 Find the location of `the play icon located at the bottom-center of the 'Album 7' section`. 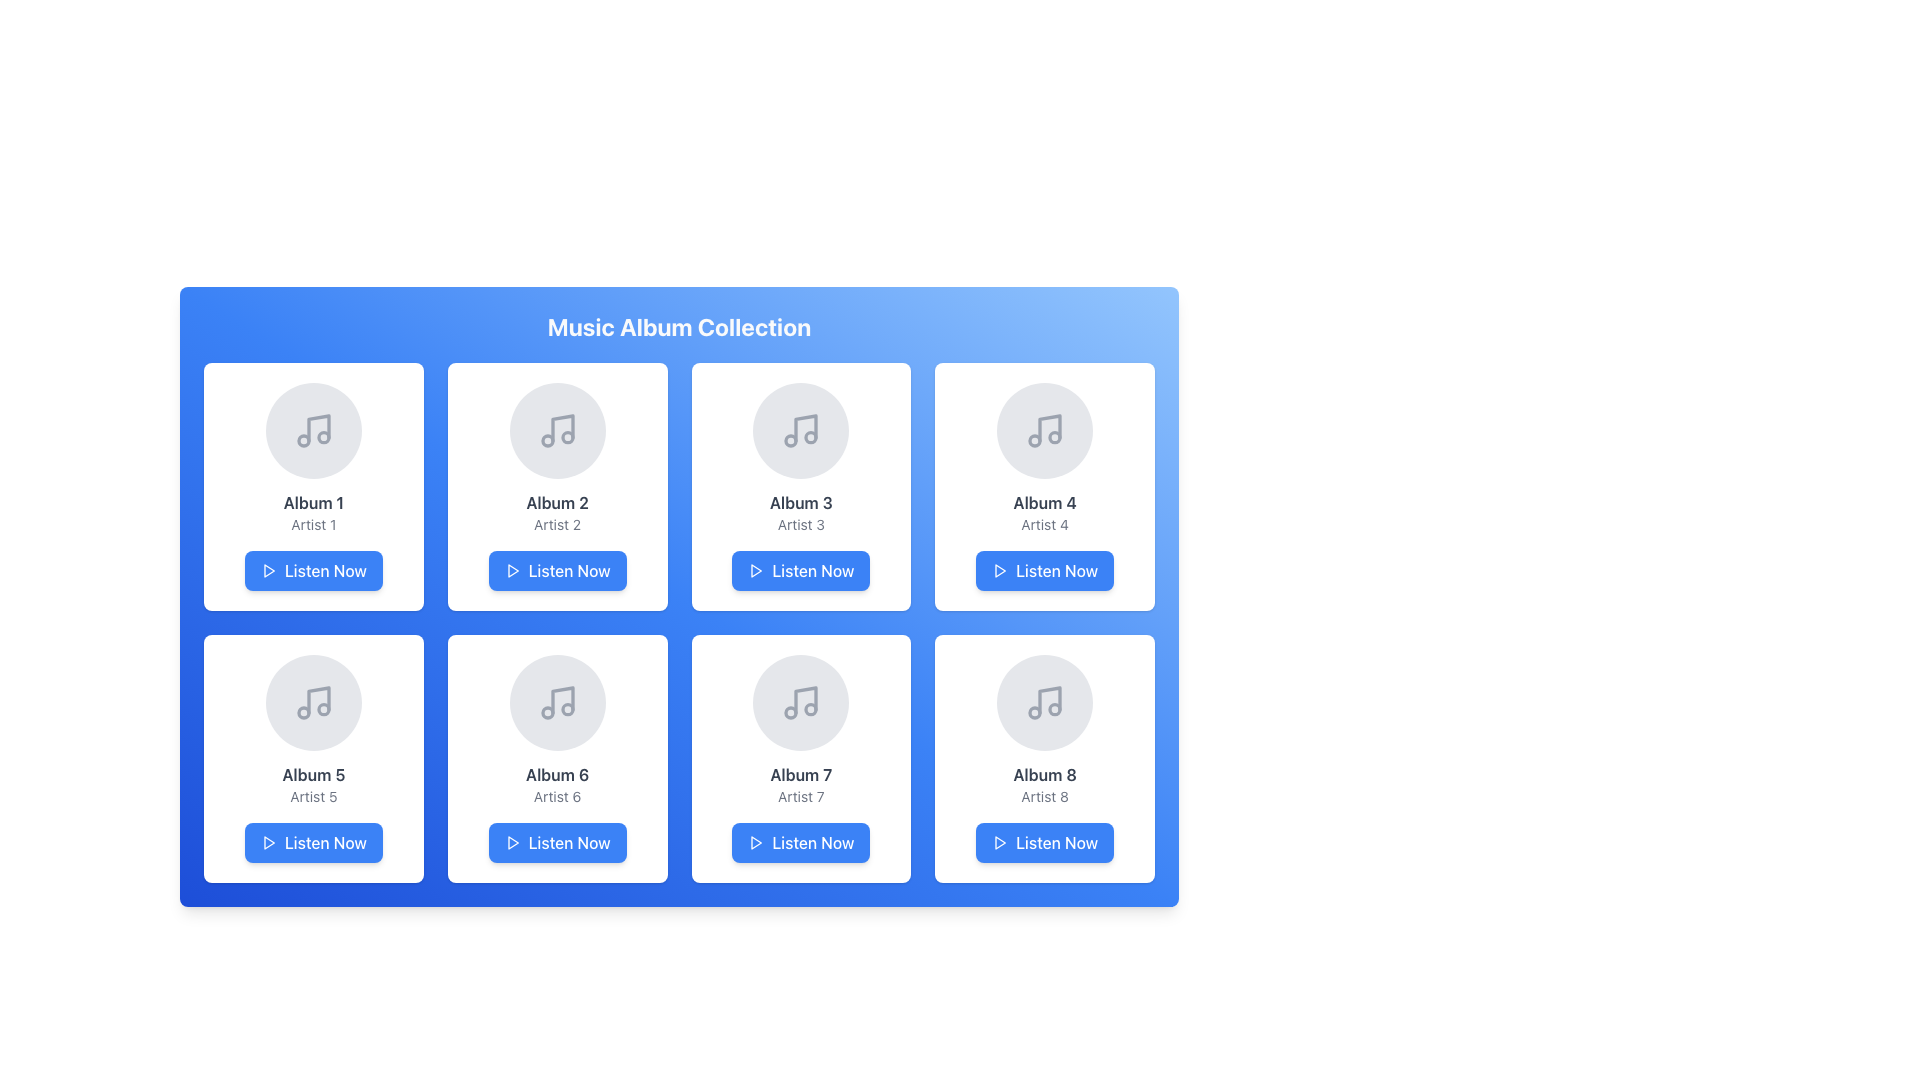

the play icon located at the bottom-center of the 'Album 7' section is located at coordinates (756, 843).